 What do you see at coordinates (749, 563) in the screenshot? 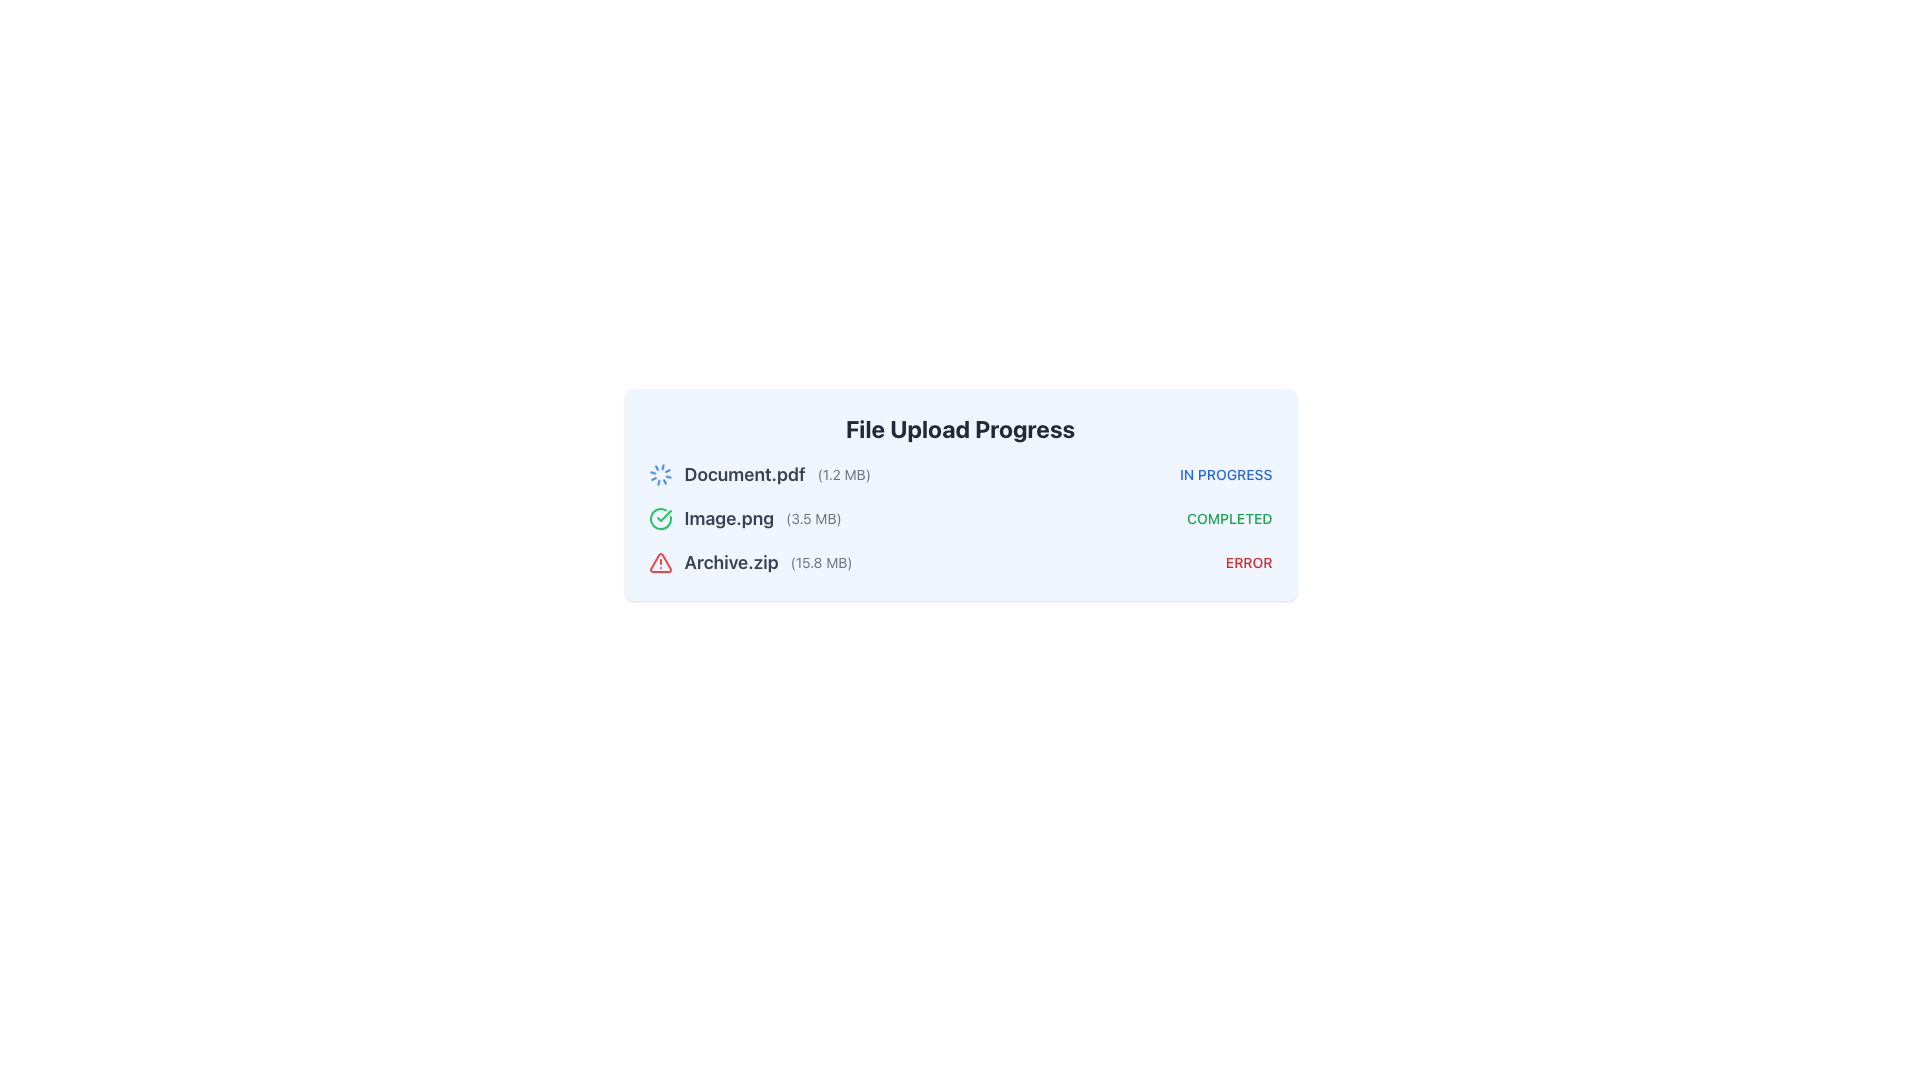
I see `the text 'Archive.zip' in the File Upload Status List` at bounding box center [749, 563].